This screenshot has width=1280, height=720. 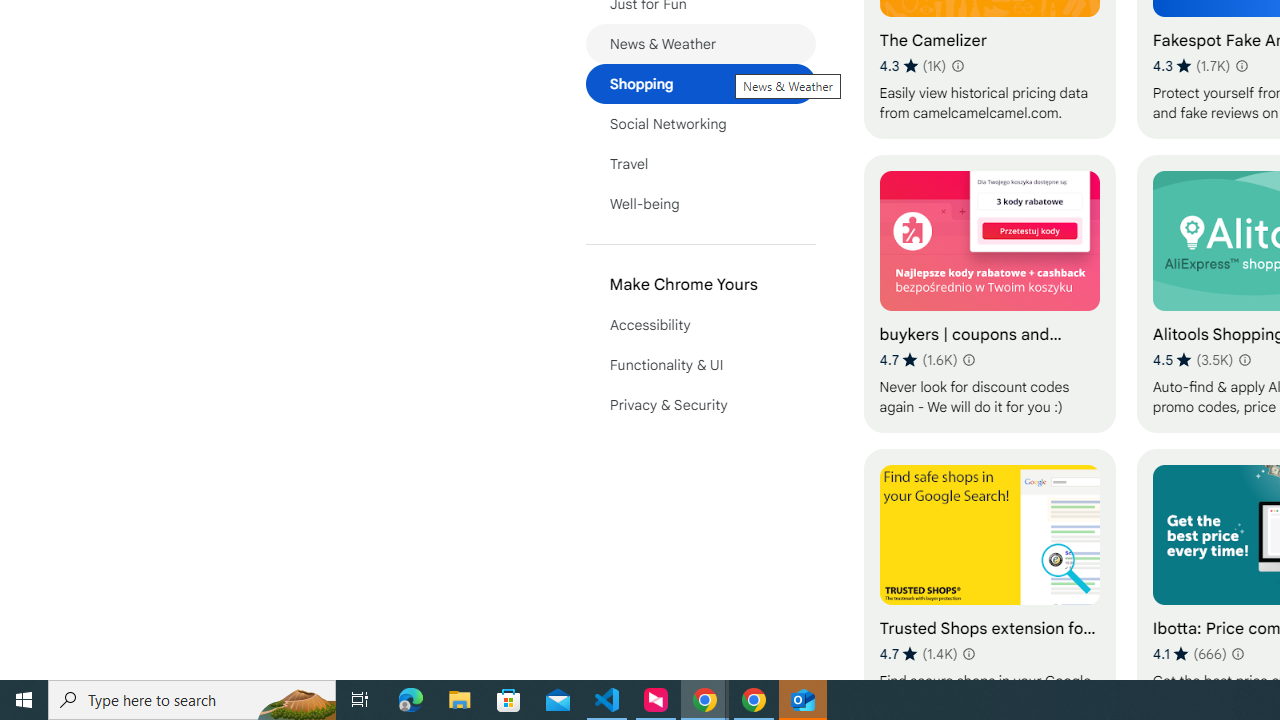 I want to click on 'Travel', so click(x=700, y=163).